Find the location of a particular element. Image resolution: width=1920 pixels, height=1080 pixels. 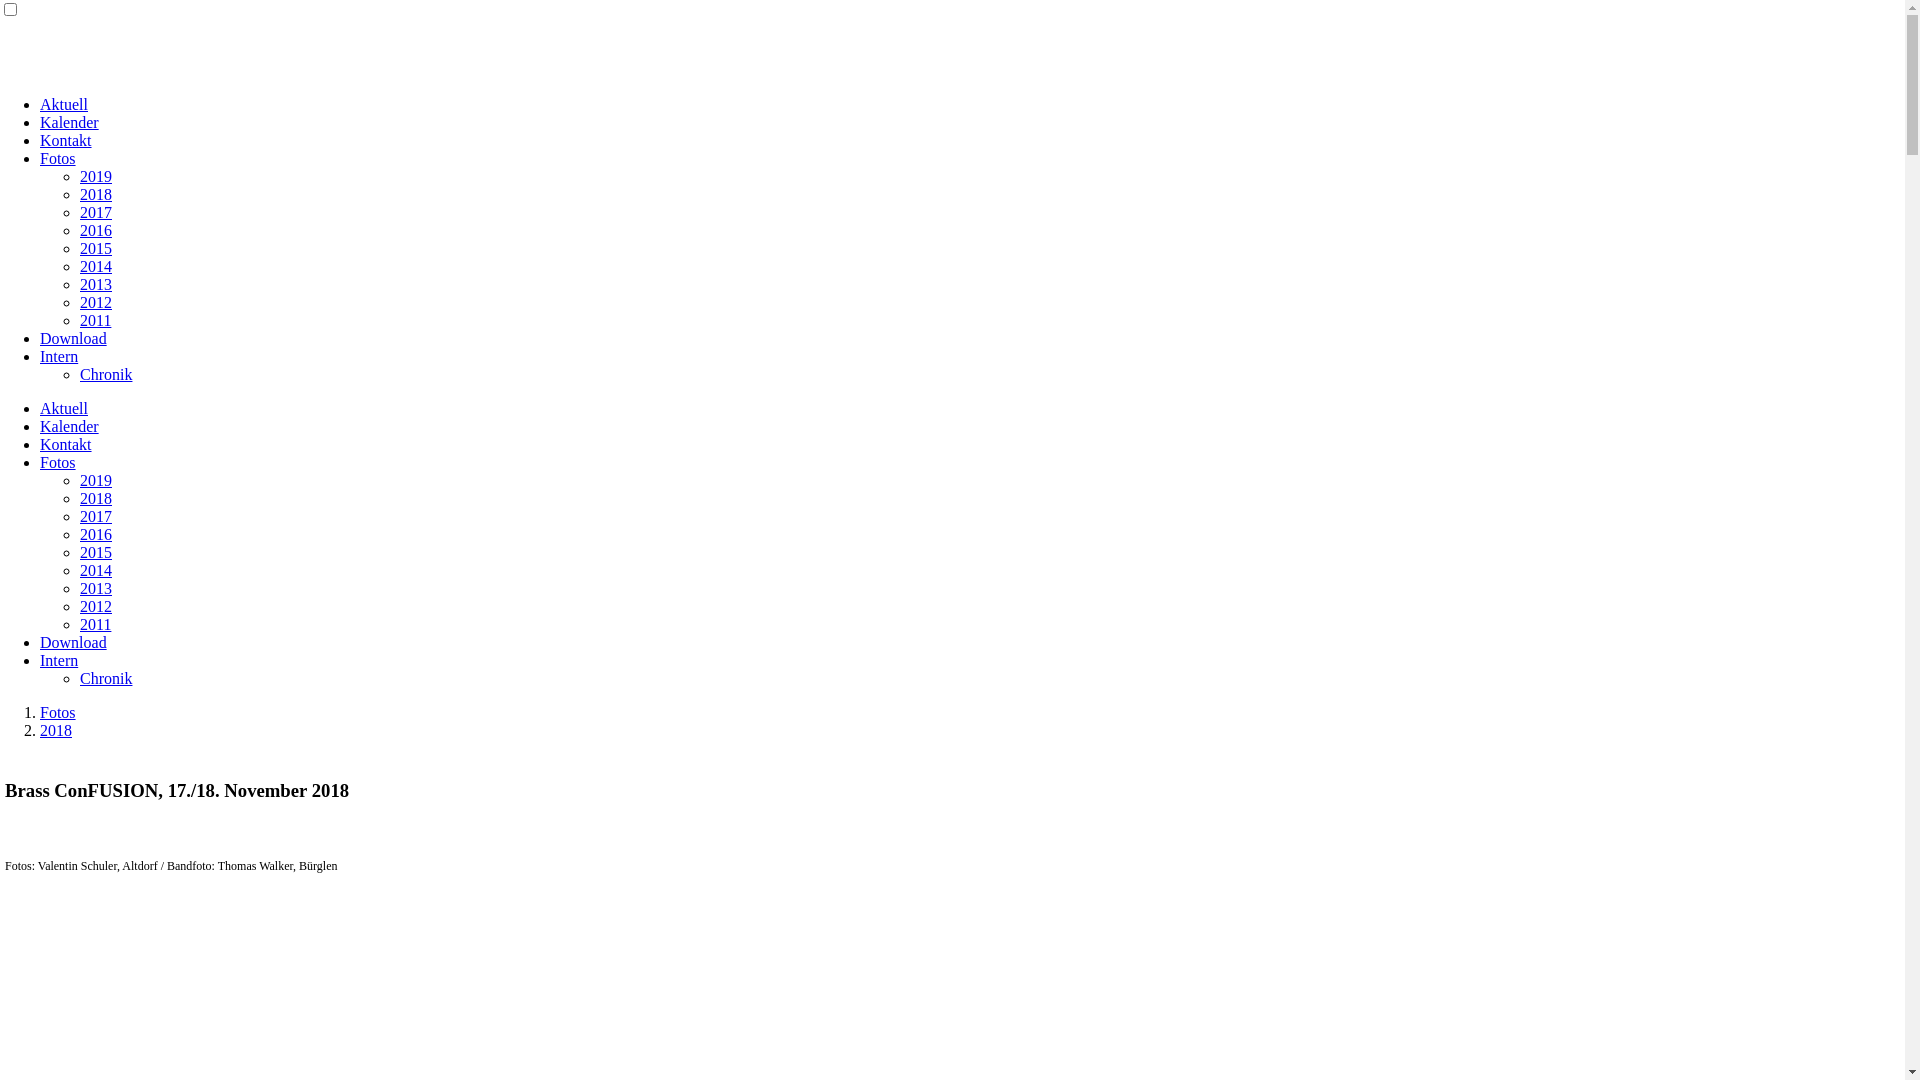

'Aktuell' is located at coordinates (63, 104).